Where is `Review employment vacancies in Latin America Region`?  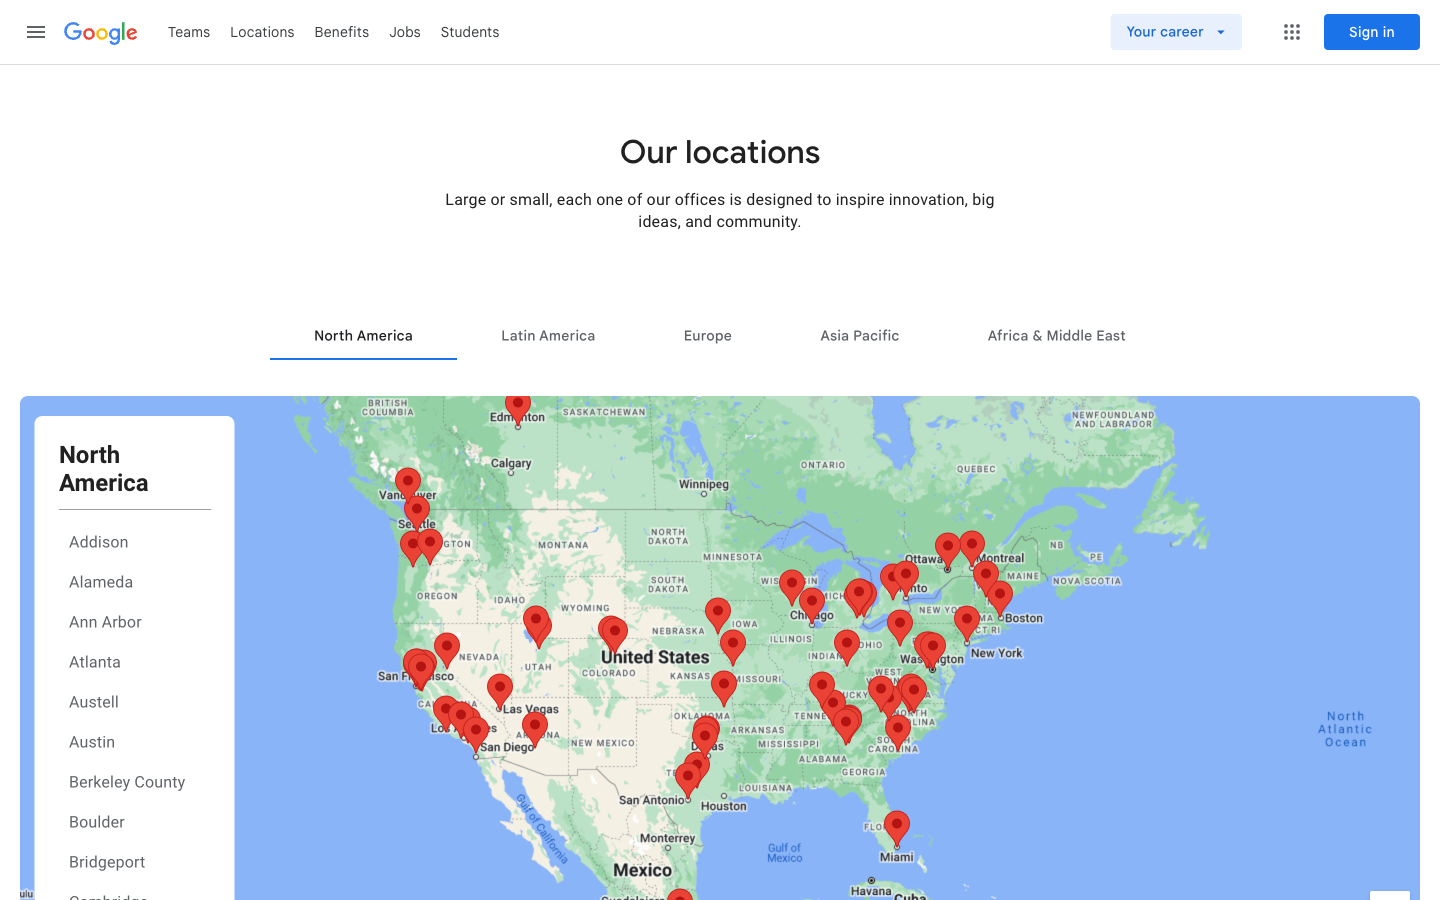
Review employment vacancies in Latin America Region is located at coordinates (548, 334).